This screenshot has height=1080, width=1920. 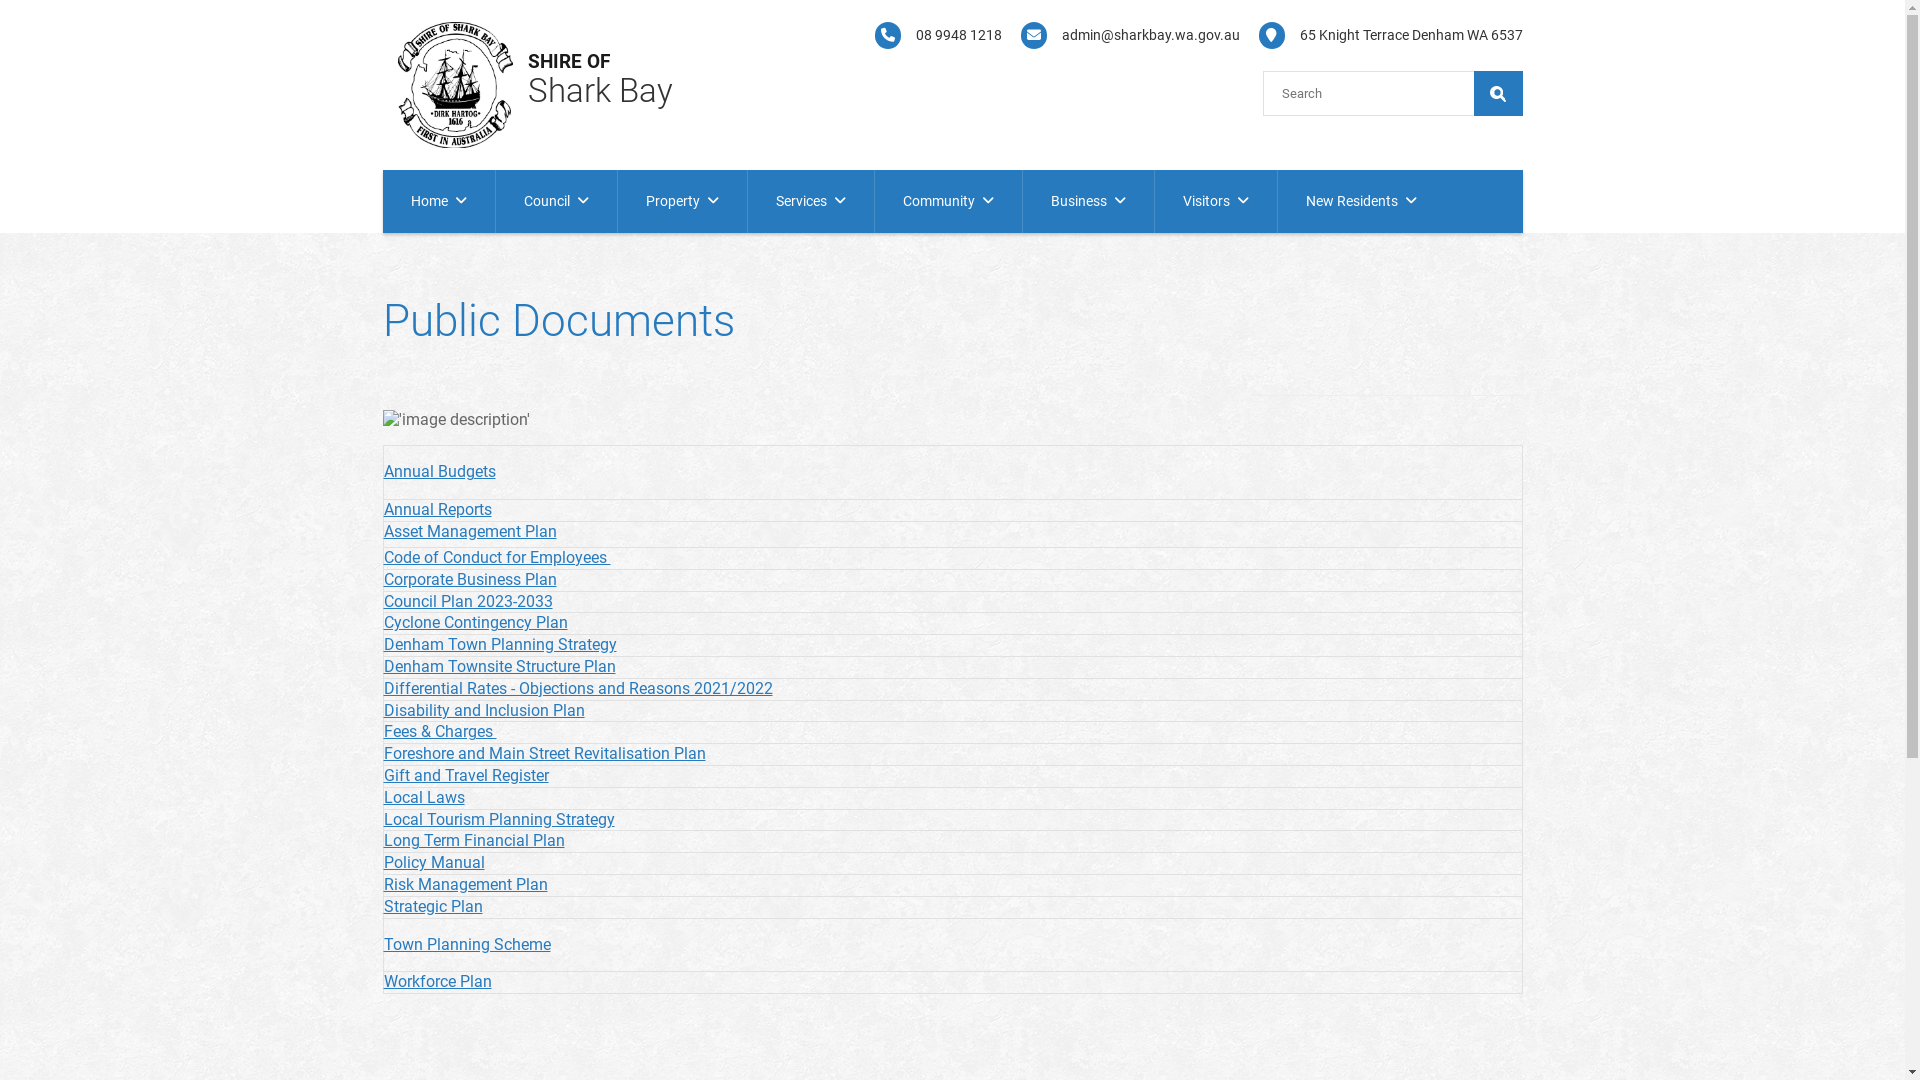 I want to click on 'Property', so click(x=617, y=201).